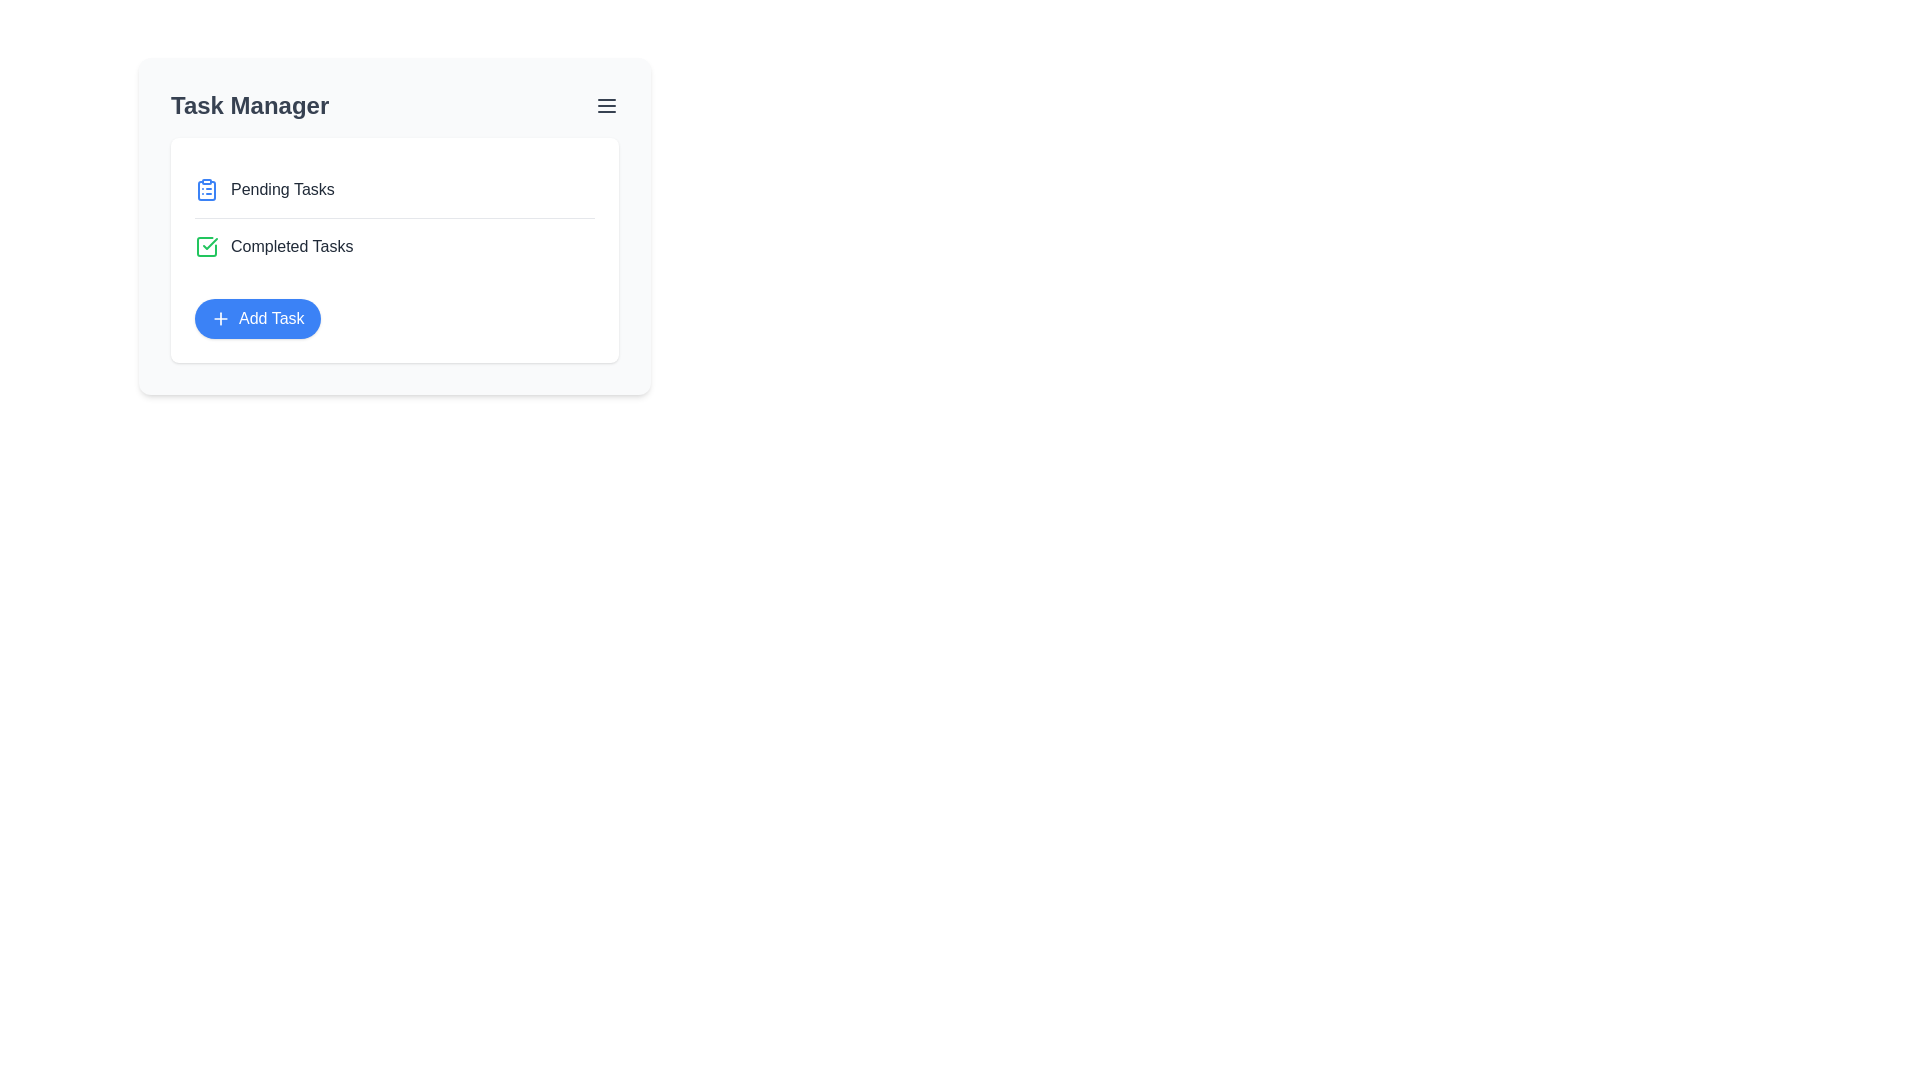  Describe the element at coordinates (206, 189) in the screenshot. I see `the icon for Pending Tasks` at that location.